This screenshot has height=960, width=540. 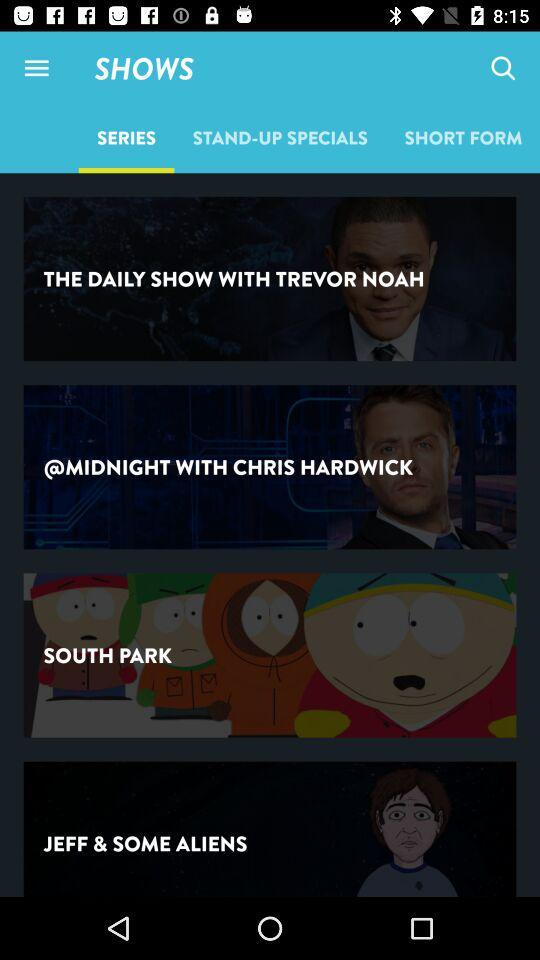 I want to click on side menu, so click(x=36, y=68).